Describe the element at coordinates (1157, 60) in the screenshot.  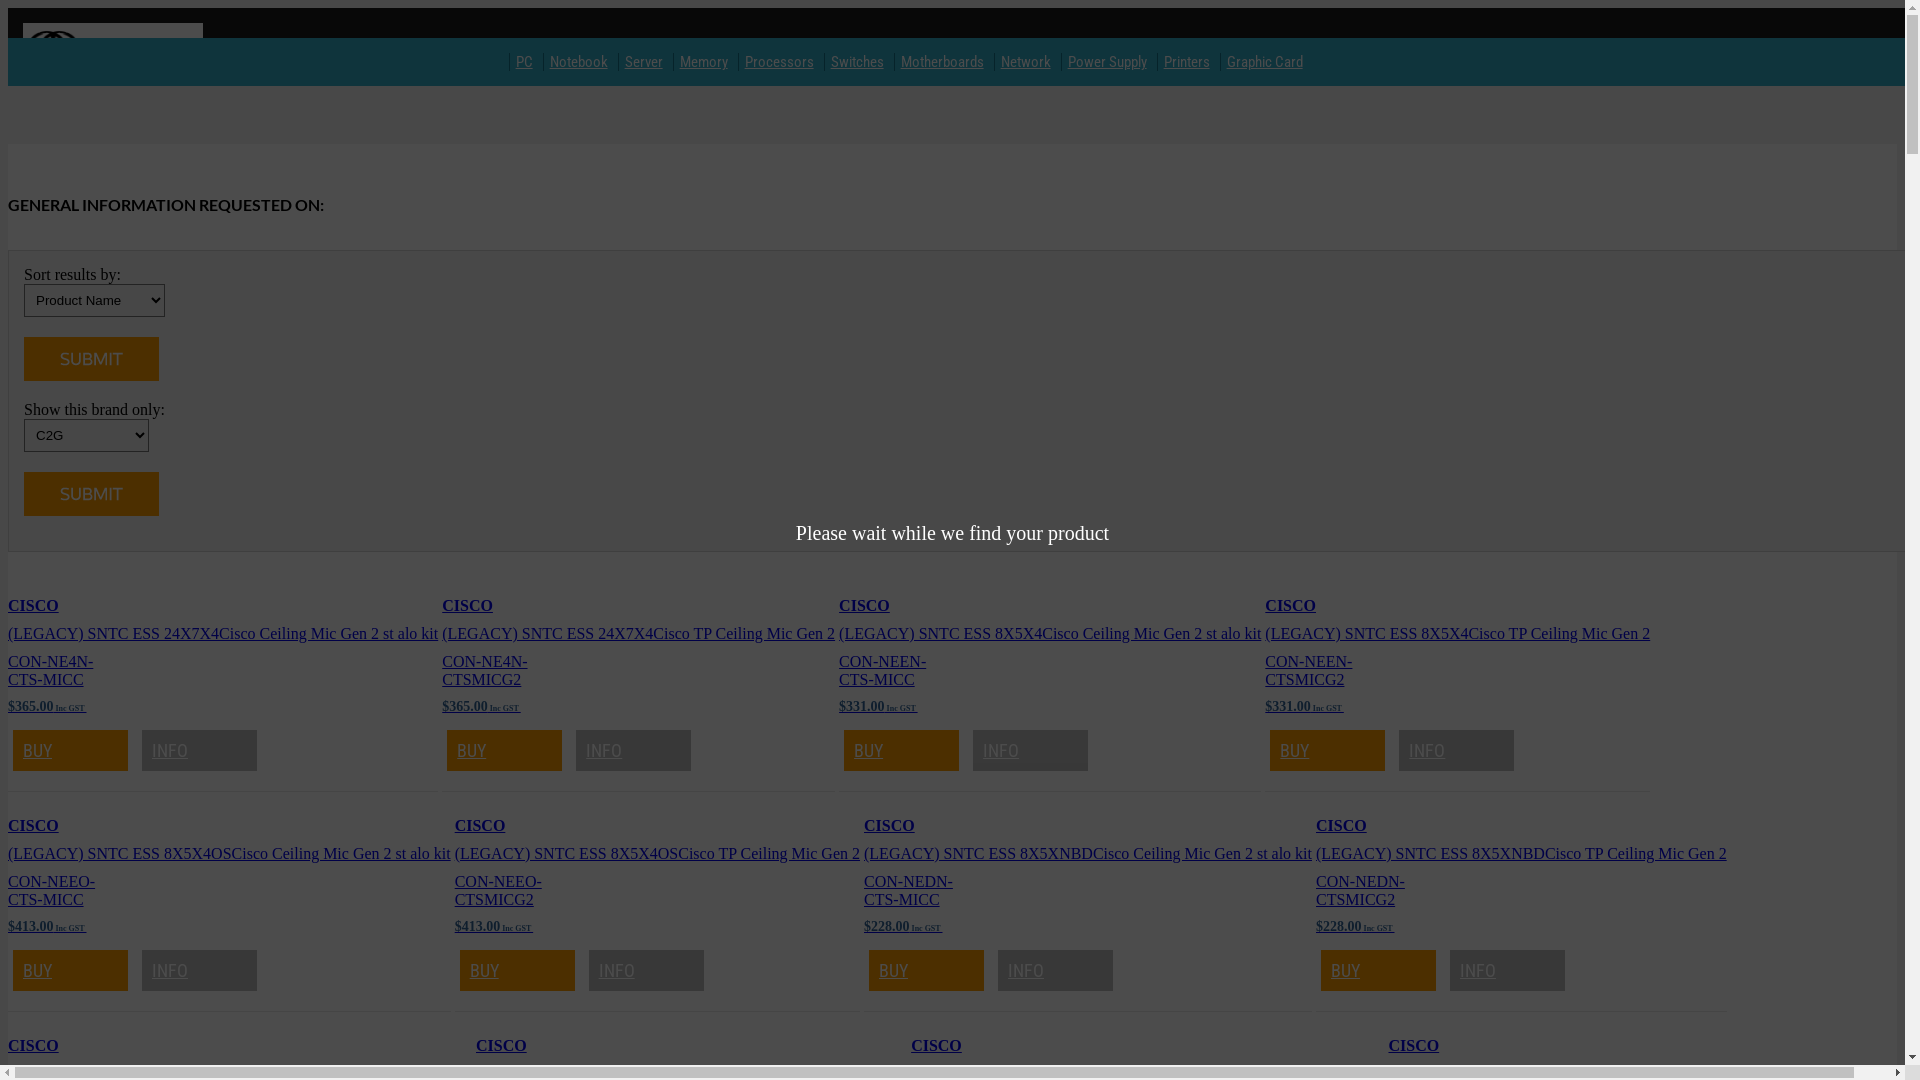
I see `'Printers'` at that location.